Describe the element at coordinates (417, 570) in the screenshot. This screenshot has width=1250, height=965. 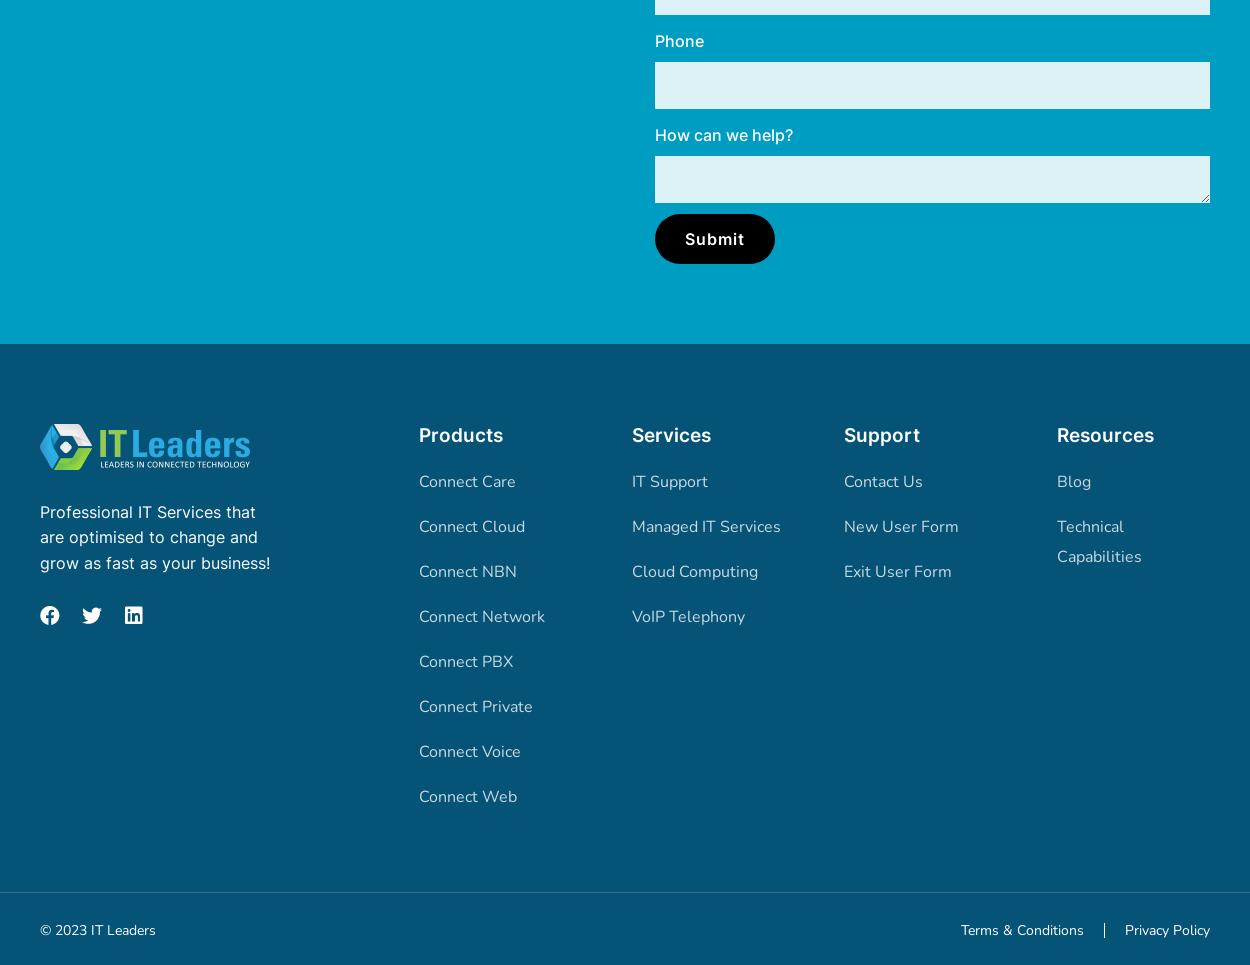
I see `'Connect NBN'` at that location.